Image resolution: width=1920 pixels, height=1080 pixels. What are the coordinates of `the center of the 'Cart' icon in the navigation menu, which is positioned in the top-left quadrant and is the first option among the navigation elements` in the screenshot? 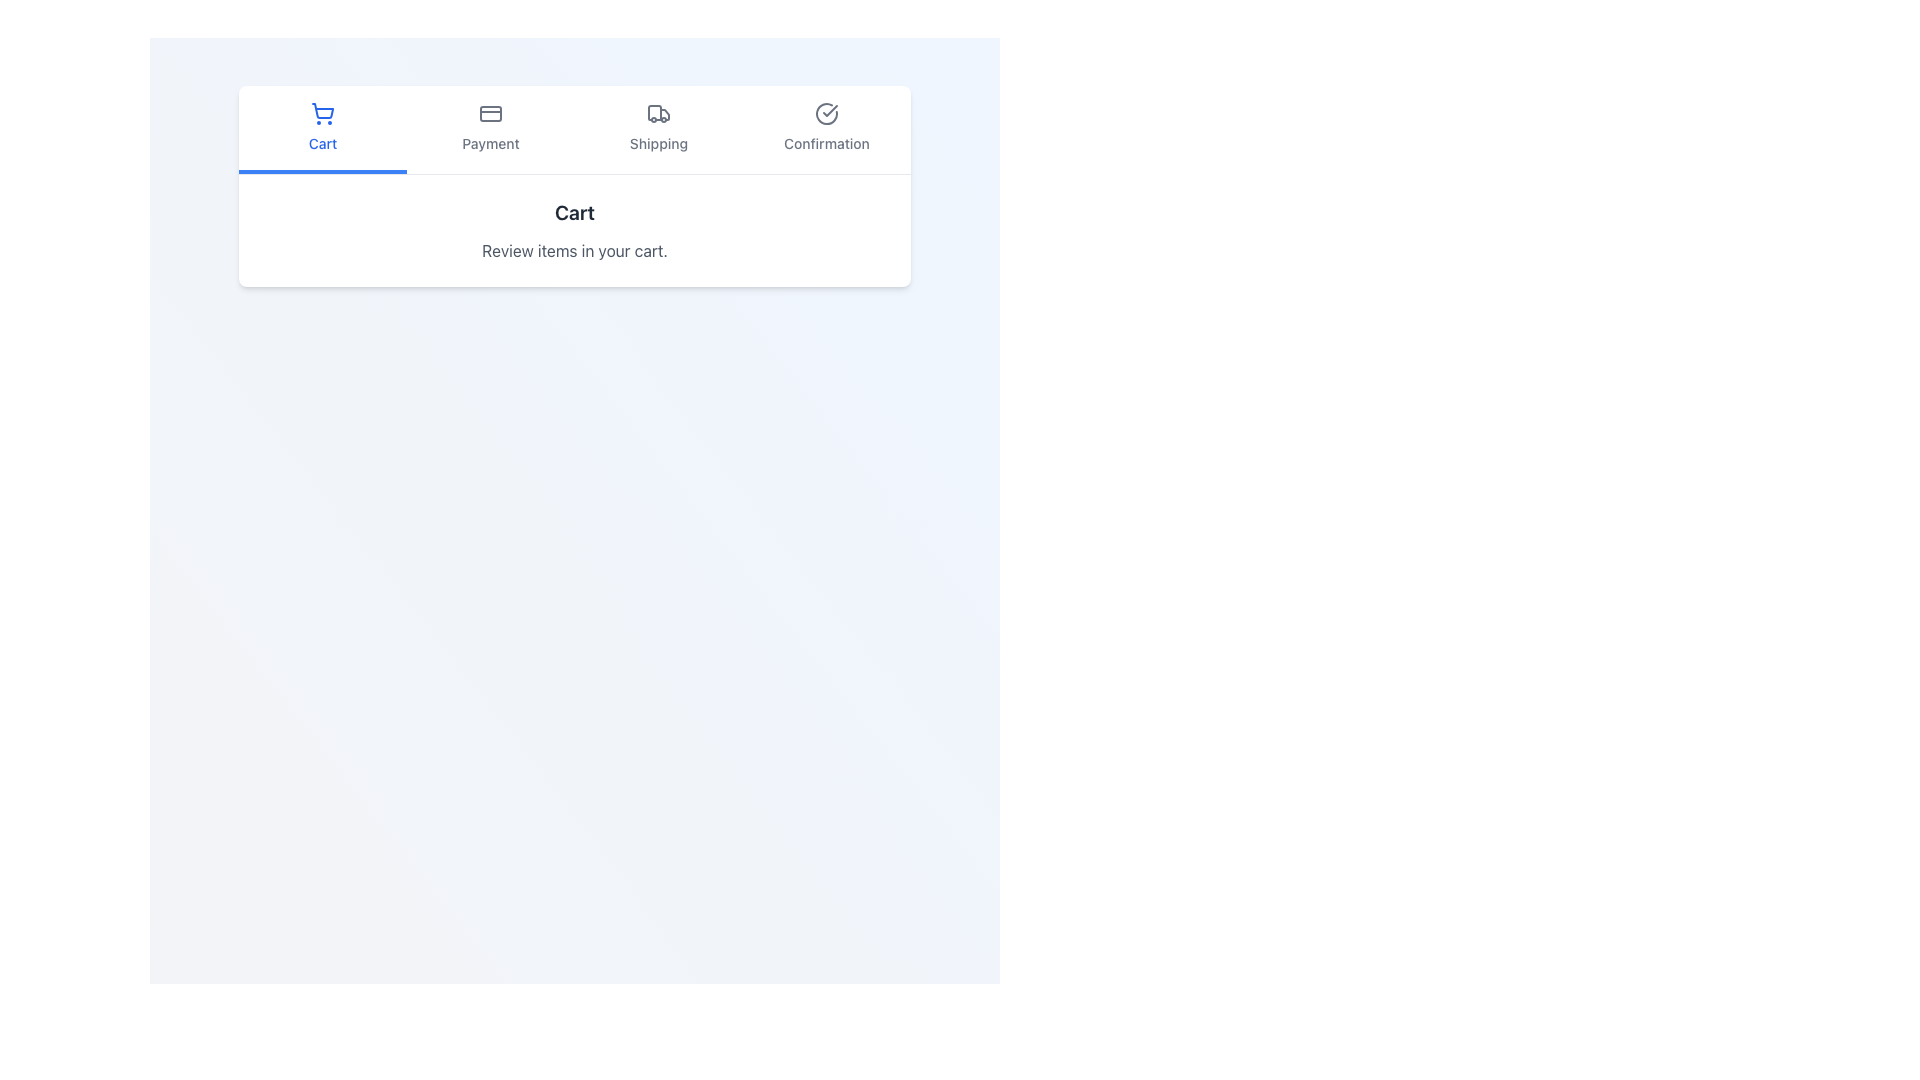 It's located at (322, 114).